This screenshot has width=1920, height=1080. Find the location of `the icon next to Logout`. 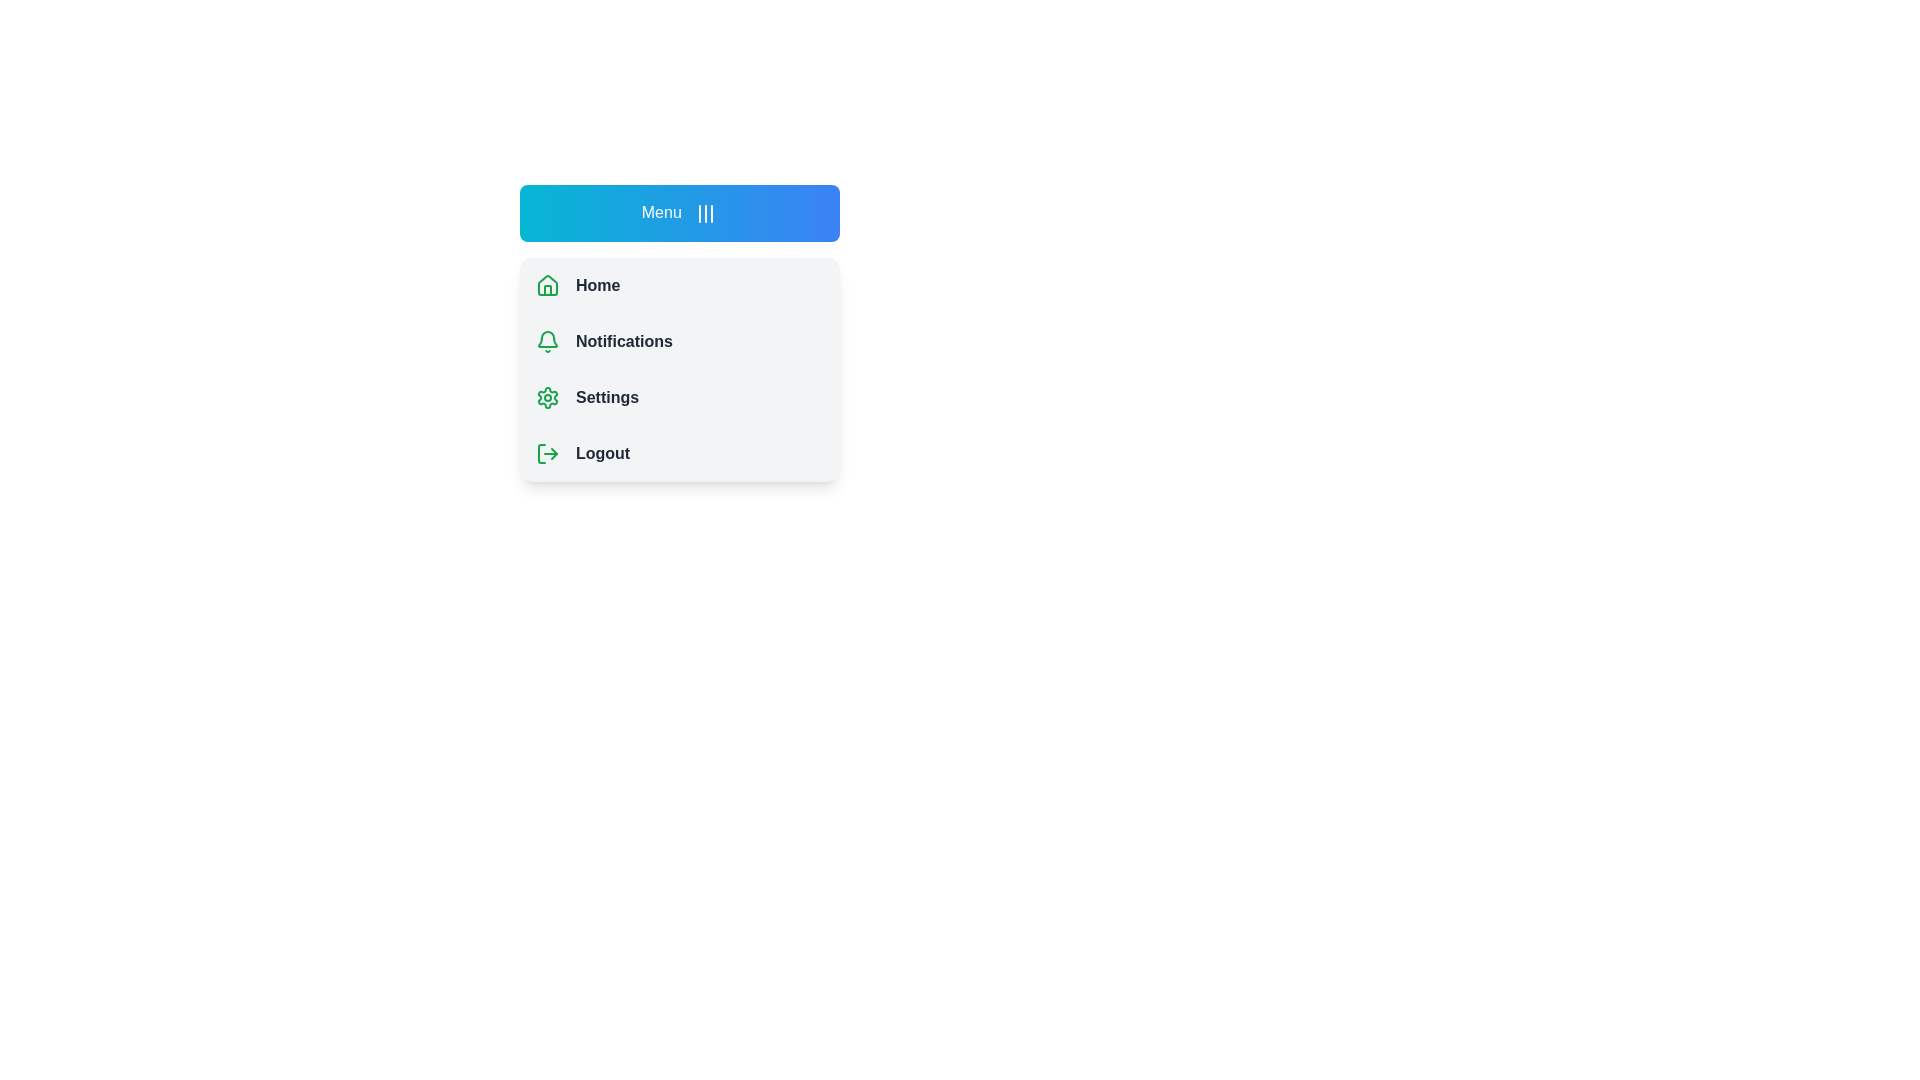

the icon next to Logout is located at coordinates (547, 453).